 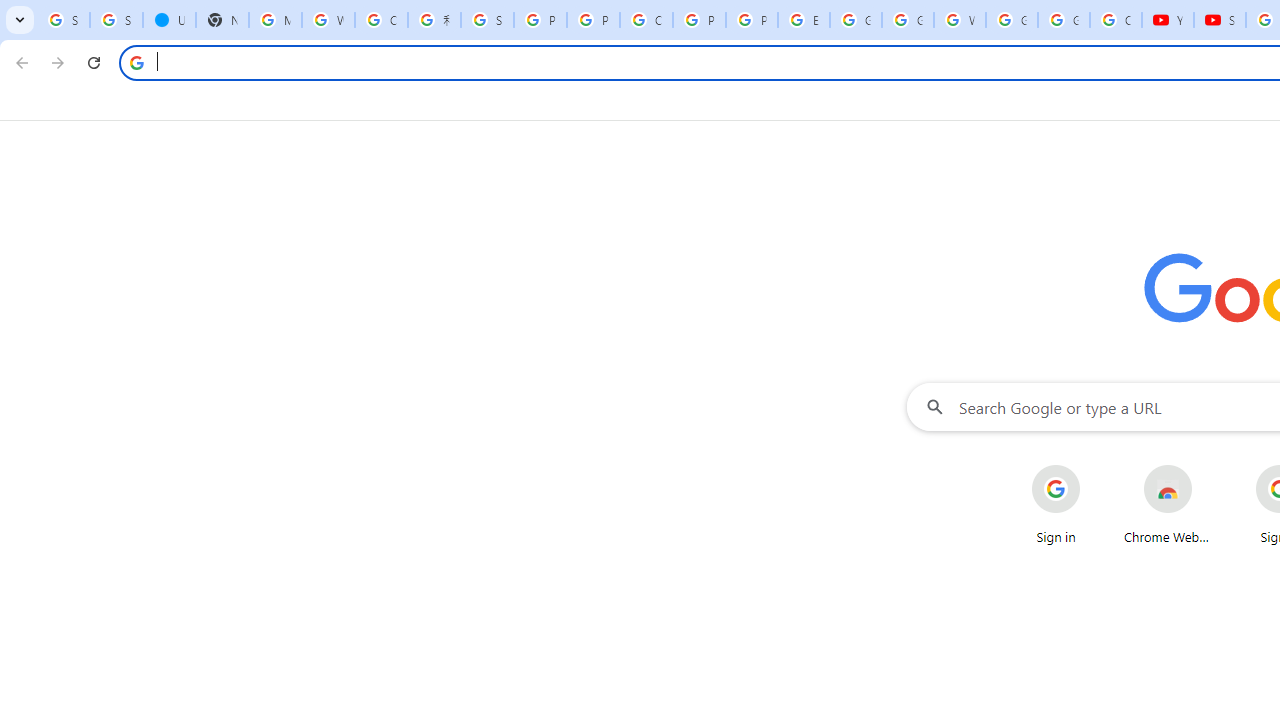 I want to click on 'YouTube', so click(x=1168, y=20).